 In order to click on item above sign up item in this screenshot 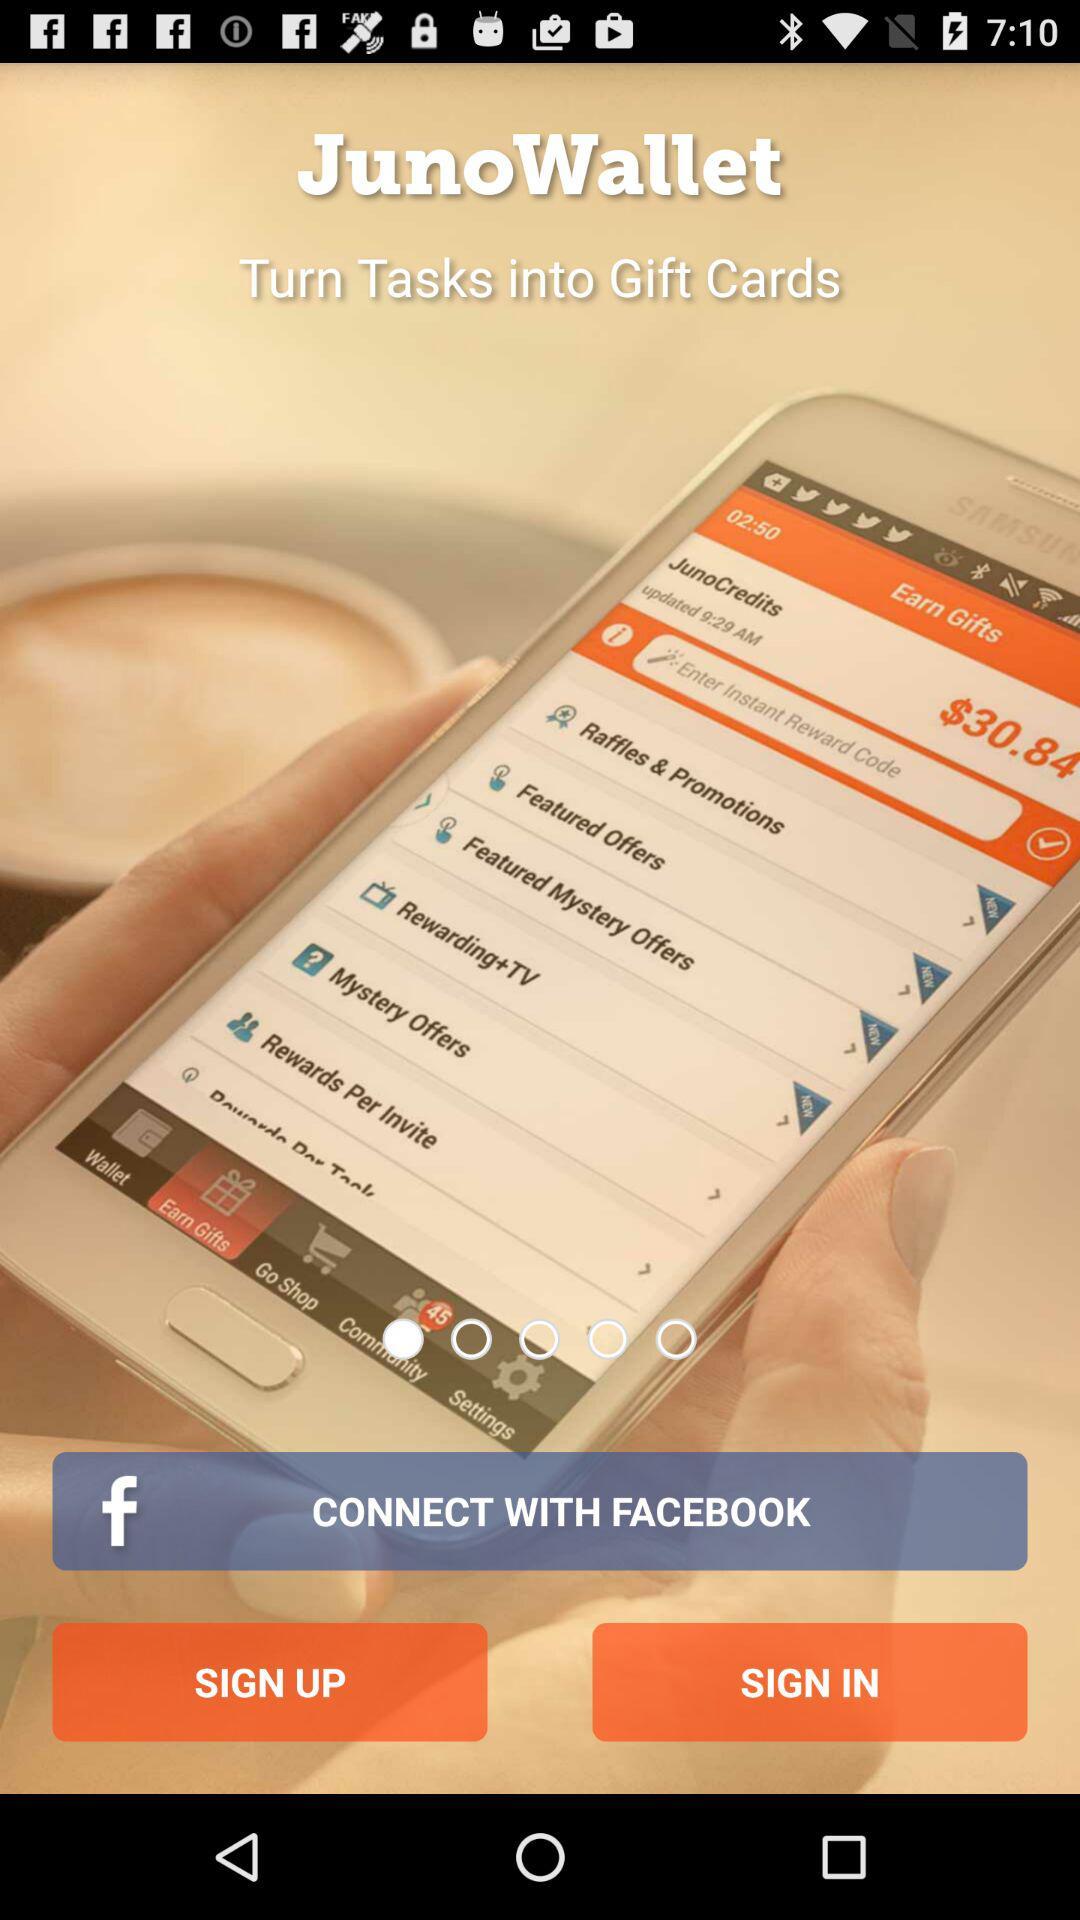, I will do `click(540, 1511)`.